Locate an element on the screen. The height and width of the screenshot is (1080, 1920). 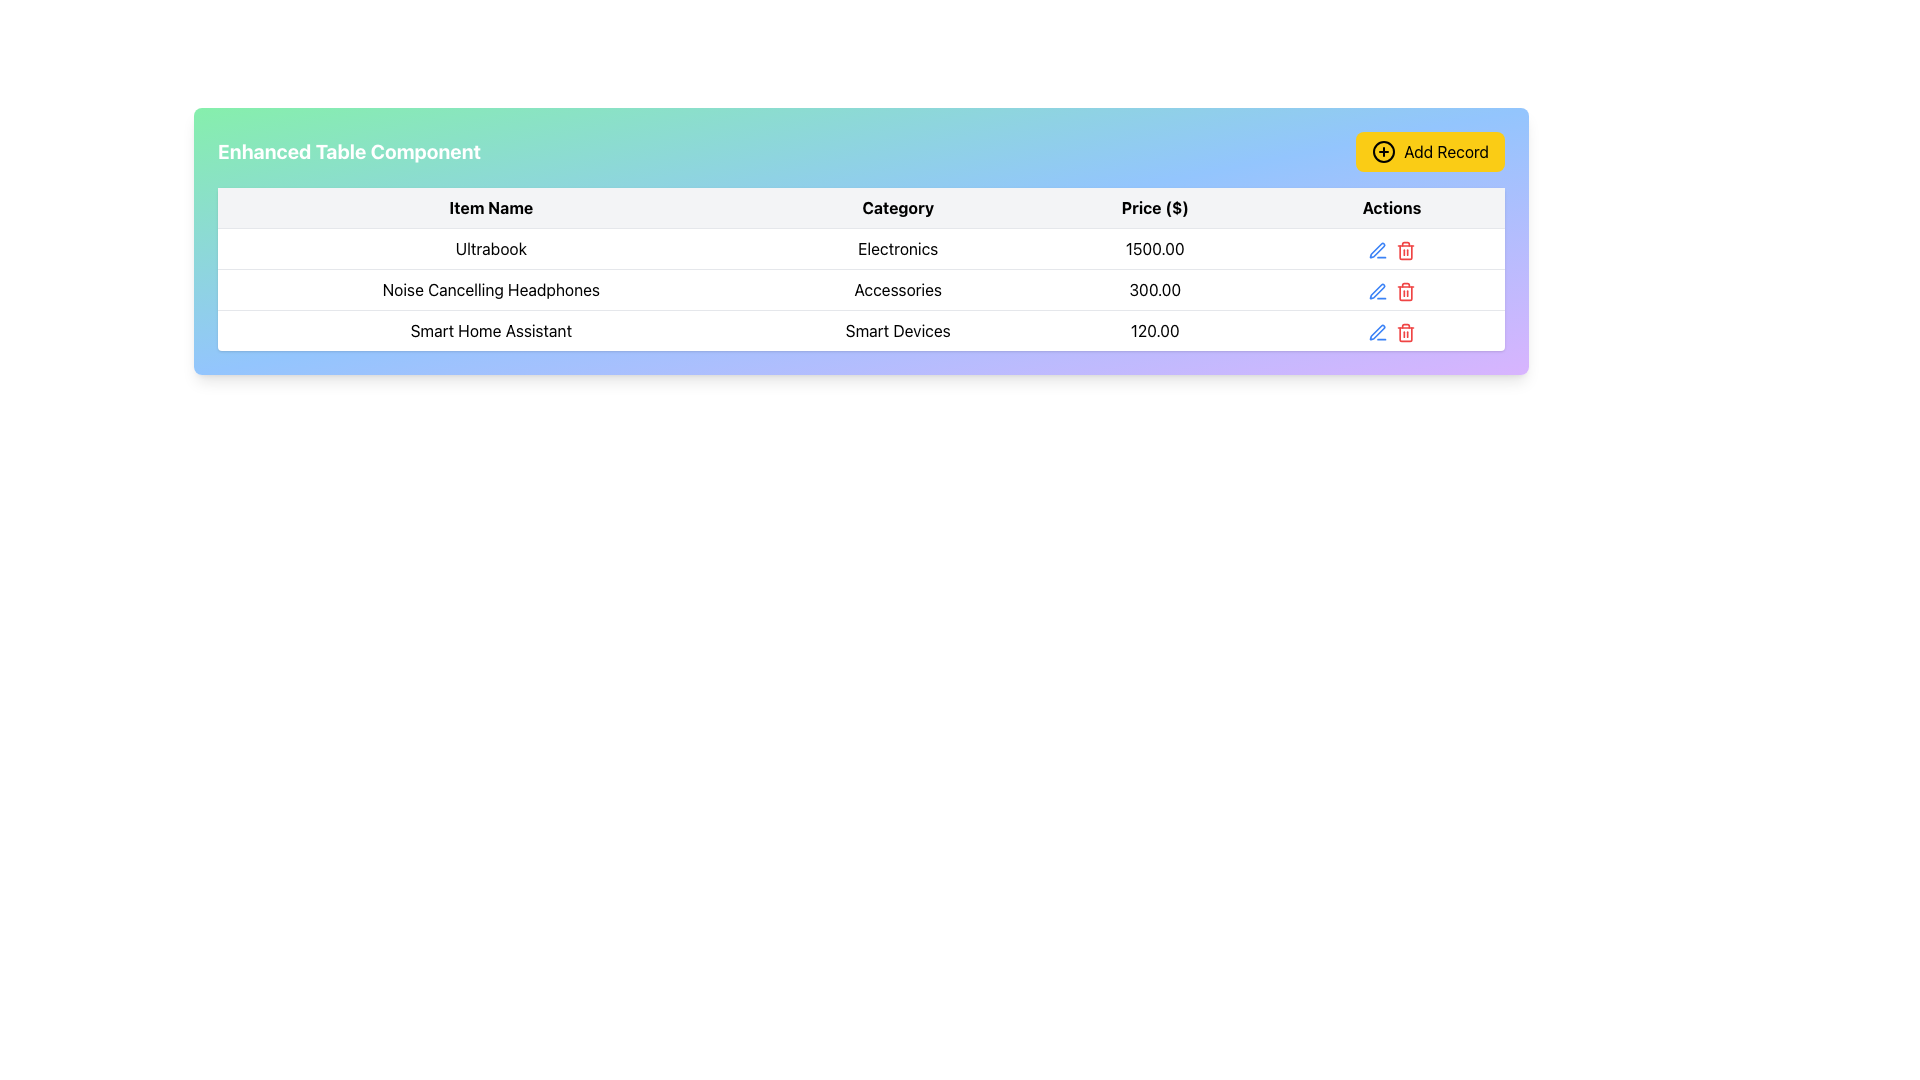
the text of the 'Ultrabook' category label located in the second column of the first data row of the table is located at coordinates (861, 248).